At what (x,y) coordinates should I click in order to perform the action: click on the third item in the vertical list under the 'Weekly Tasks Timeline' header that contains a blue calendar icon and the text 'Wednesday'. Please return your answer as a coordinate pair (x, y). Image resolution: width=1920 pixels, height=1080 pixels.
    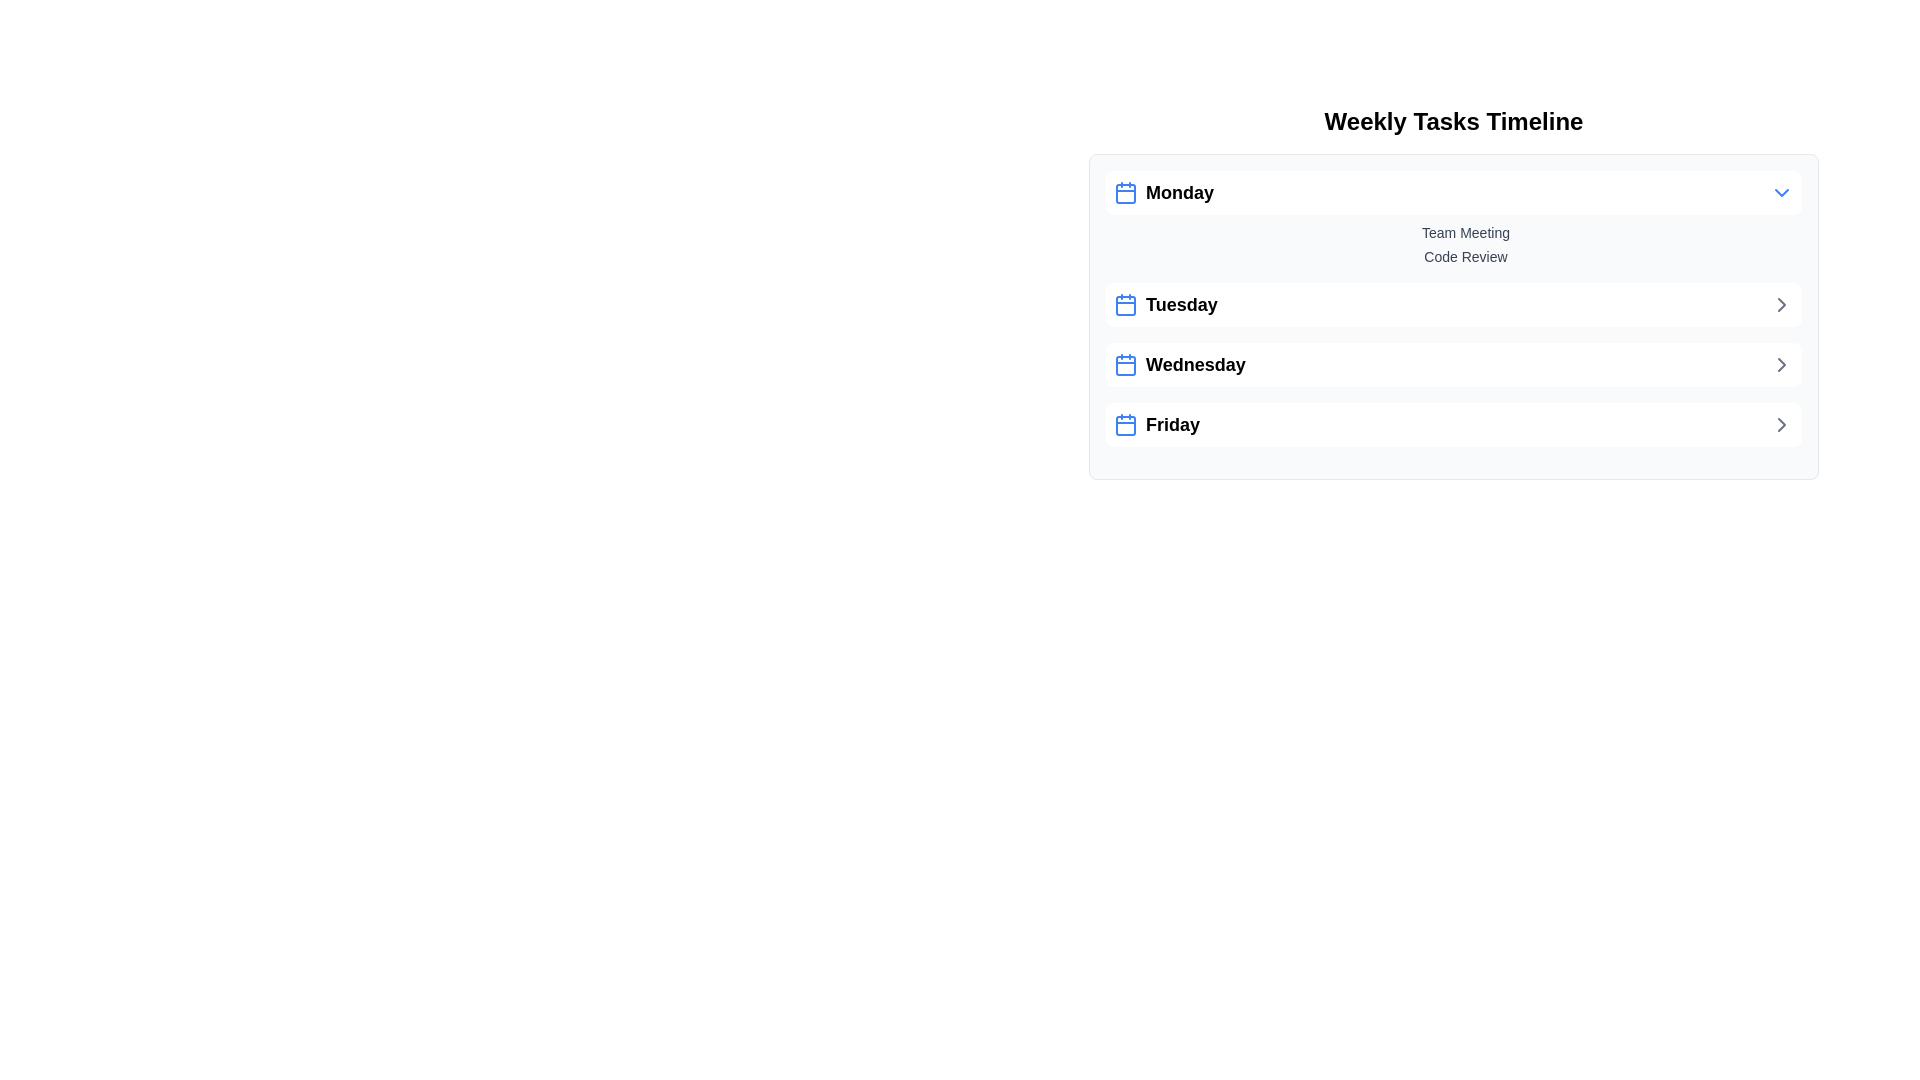
    Looking at the image, I should click on (1179, 365).